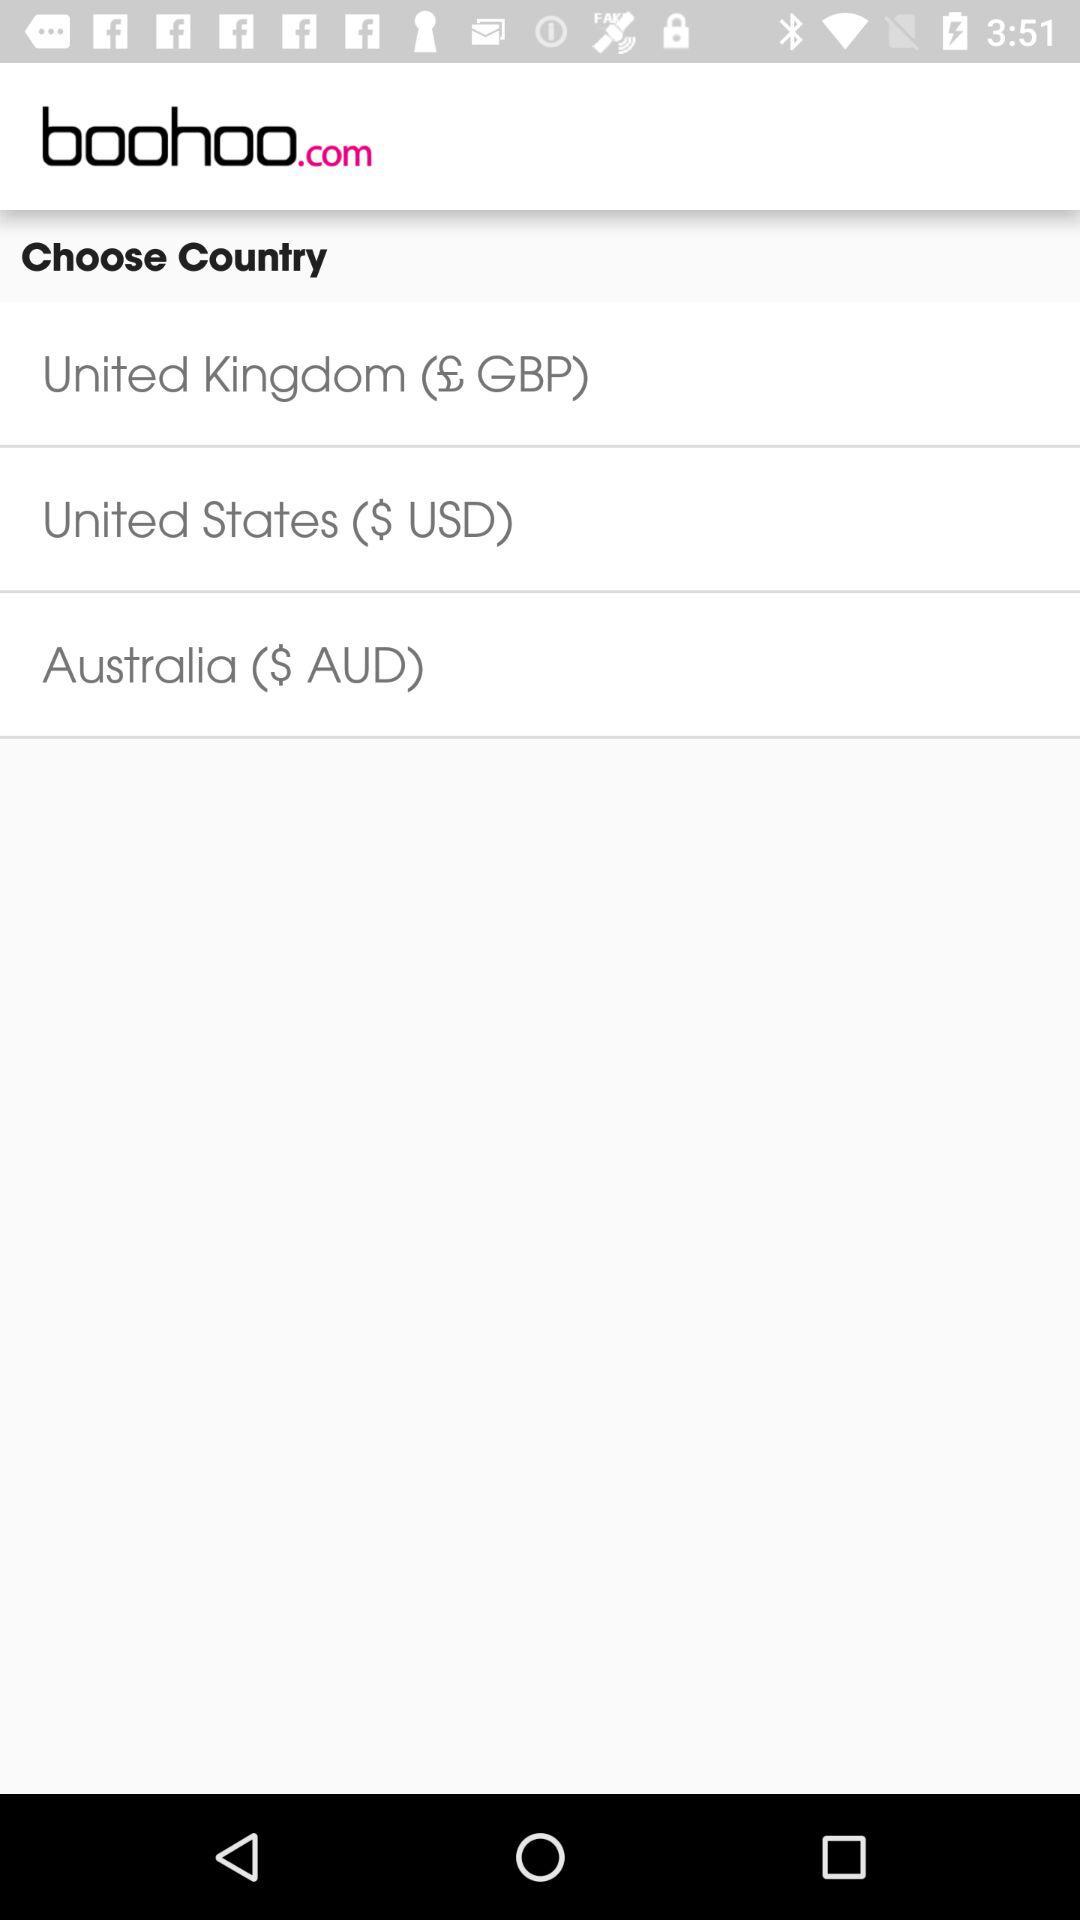 The width and height of the screenshot is (1080, 1920). I want to click on the icon above australia ($ aud) item, so click(277, 518).